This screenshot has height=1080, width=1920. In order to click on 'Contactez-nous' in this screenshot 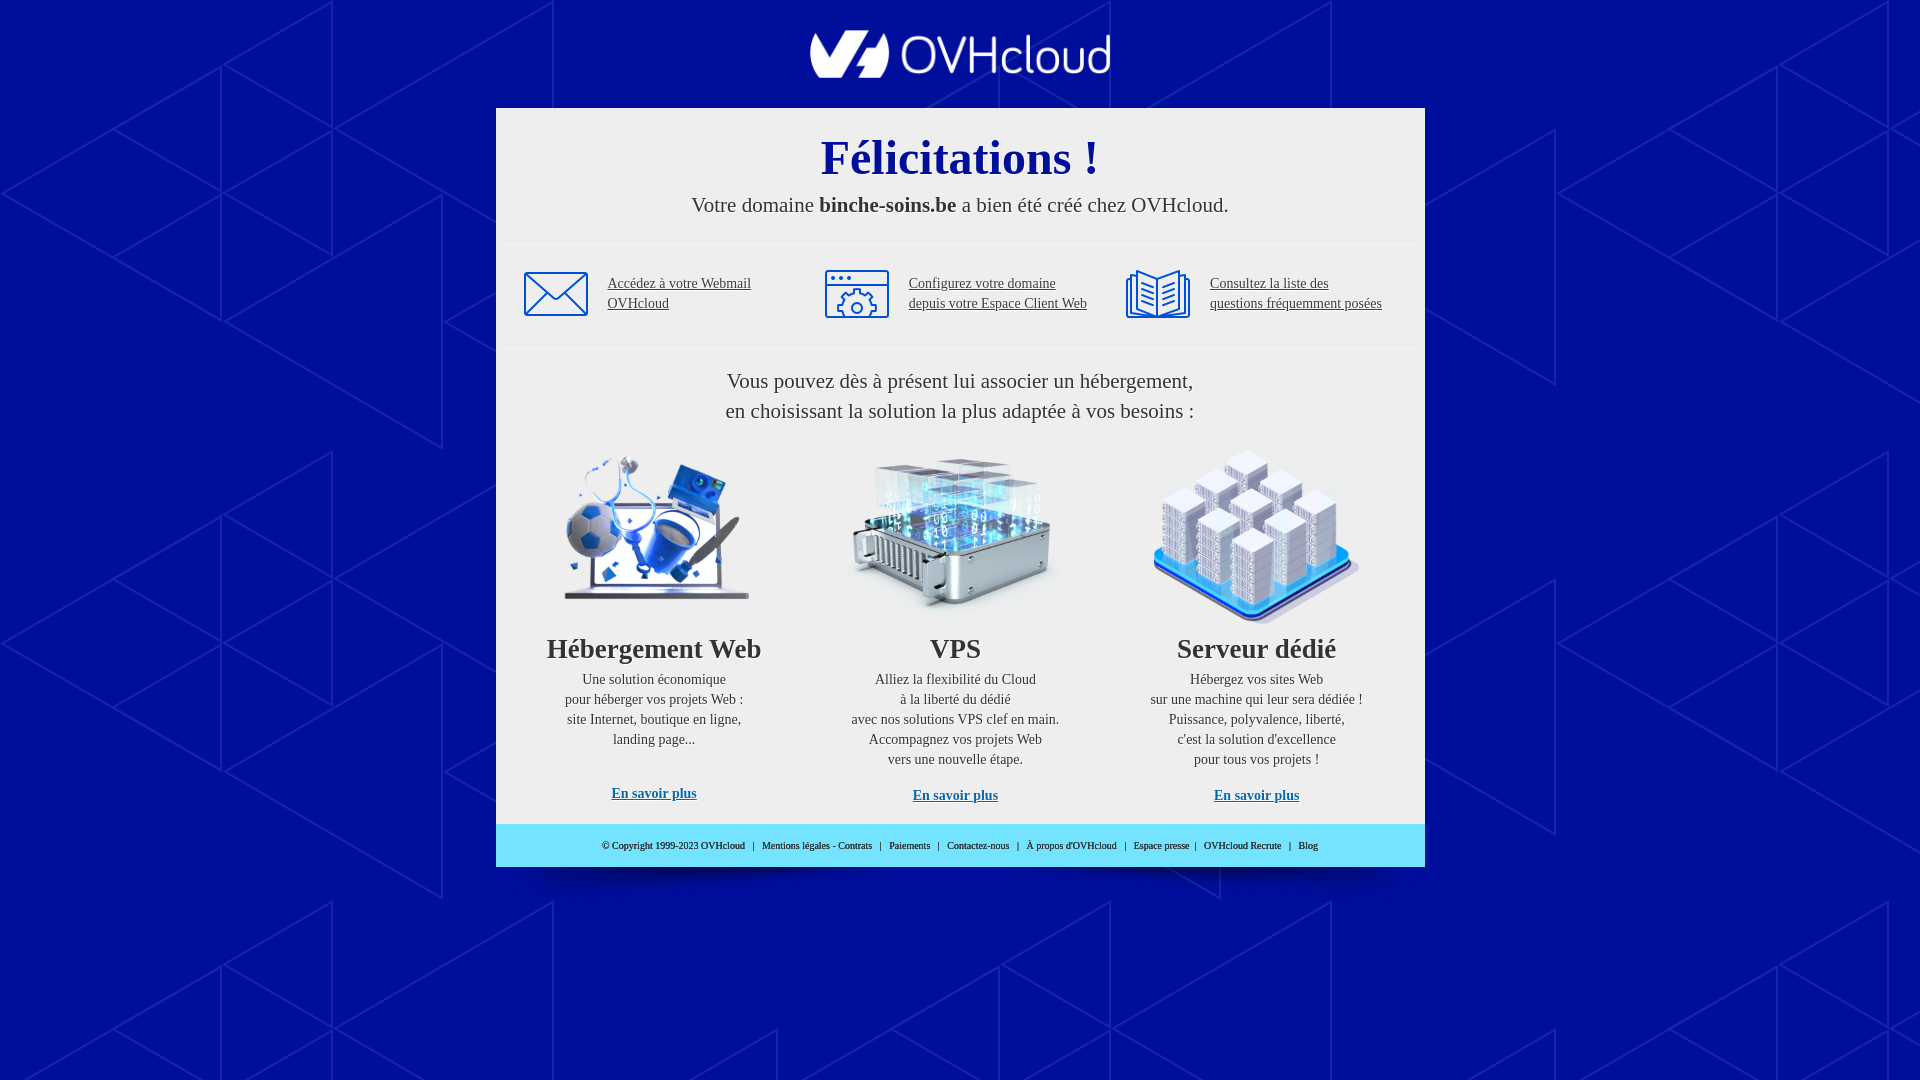, I will do `click(978, 845)`.